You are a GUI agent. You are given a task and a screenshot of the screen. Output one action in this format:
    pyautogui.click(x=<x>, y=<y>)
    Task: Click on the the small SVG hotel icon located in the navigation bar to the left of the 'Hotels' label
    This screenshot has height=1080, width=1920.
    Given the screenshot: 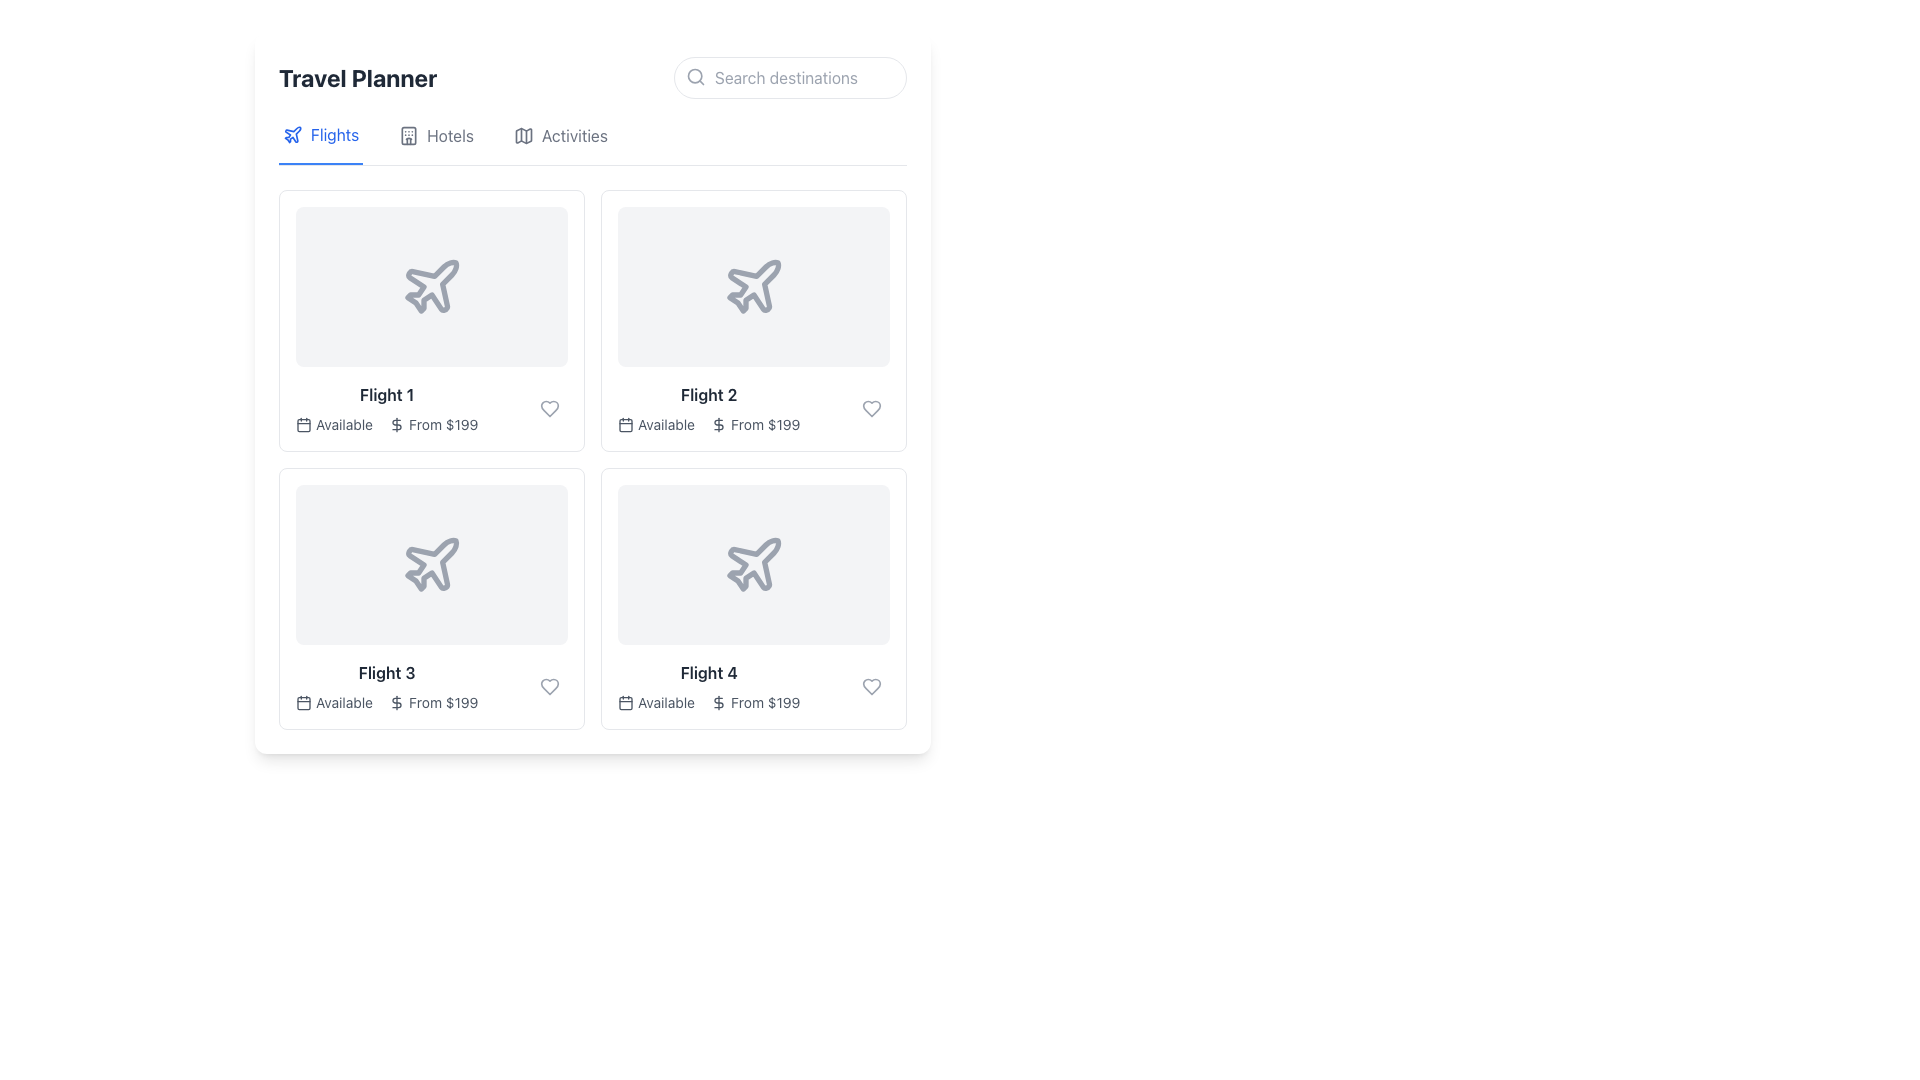 What is the action you would take?
    pyautogui.click(x=408, y=135)
    